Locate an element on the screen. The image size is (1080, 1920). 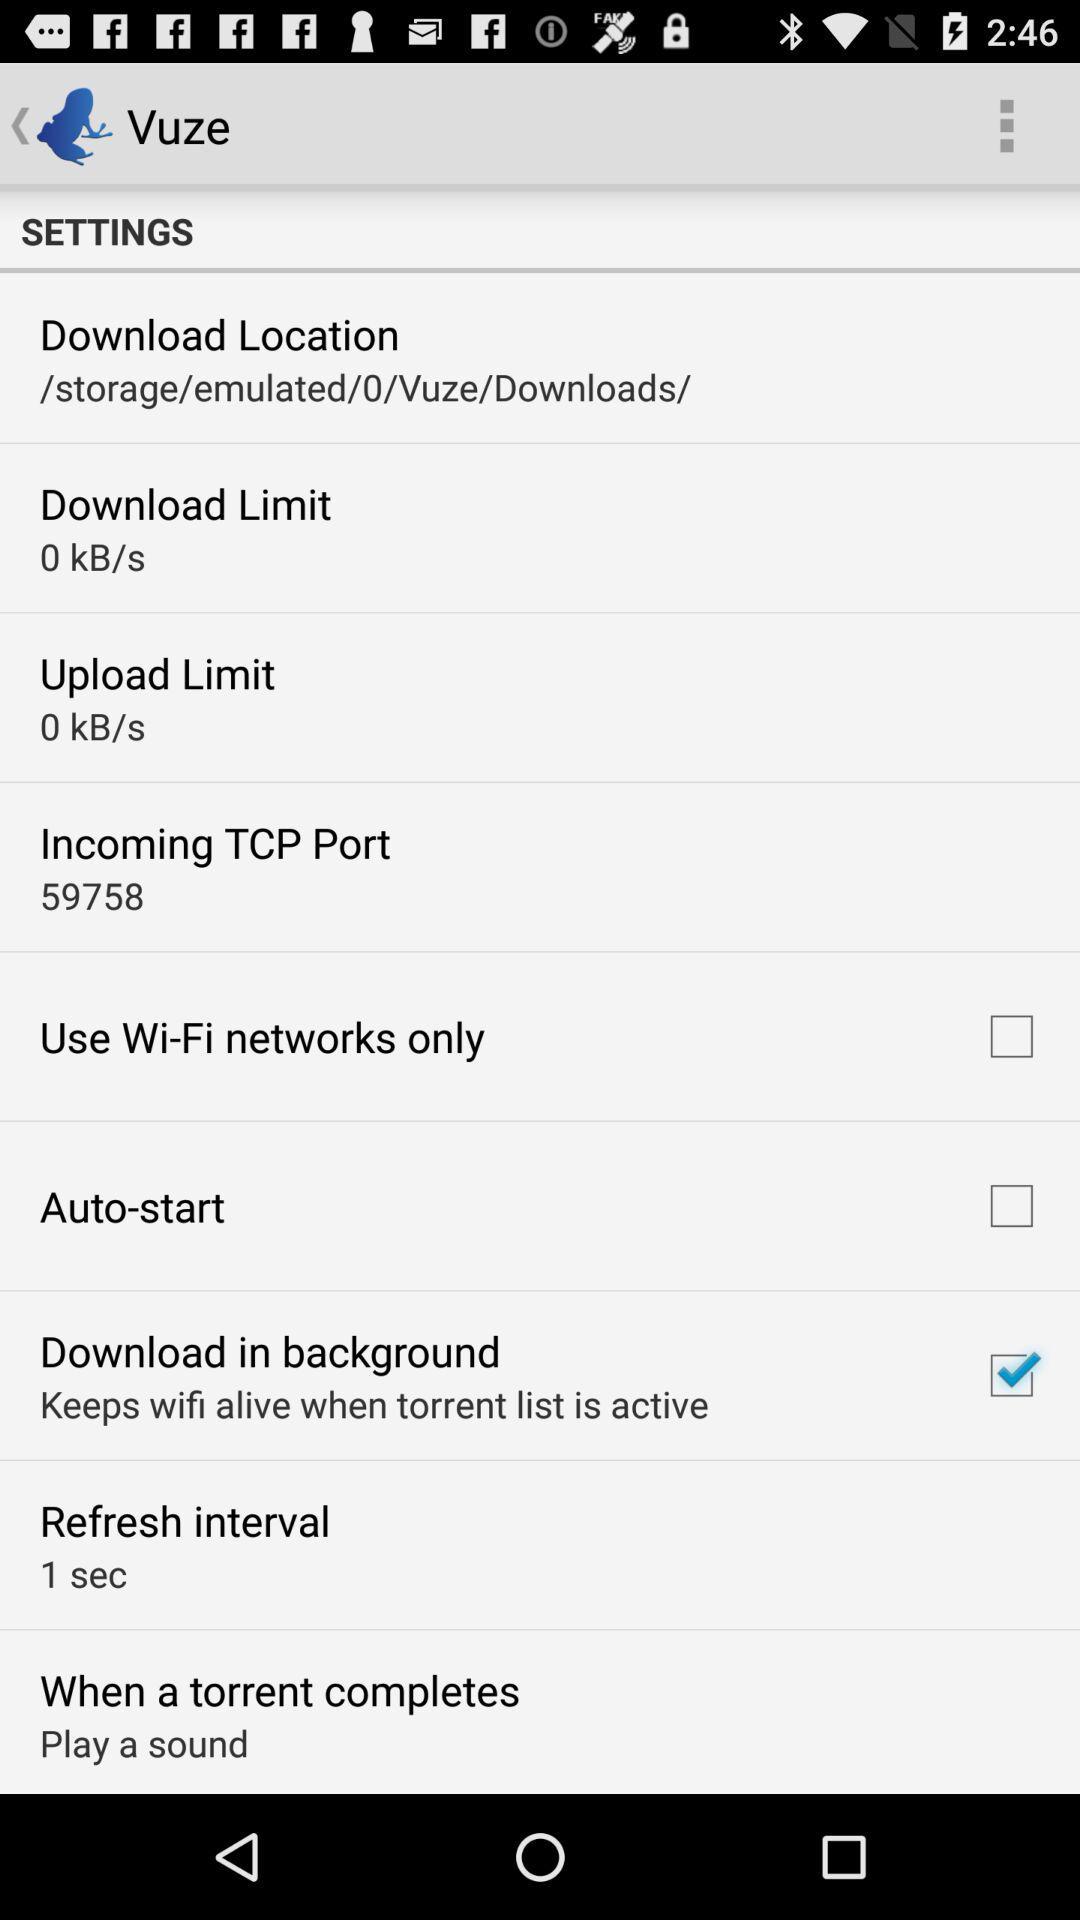
the icon below the use wi fi item is located at coordinates (132, 1204).